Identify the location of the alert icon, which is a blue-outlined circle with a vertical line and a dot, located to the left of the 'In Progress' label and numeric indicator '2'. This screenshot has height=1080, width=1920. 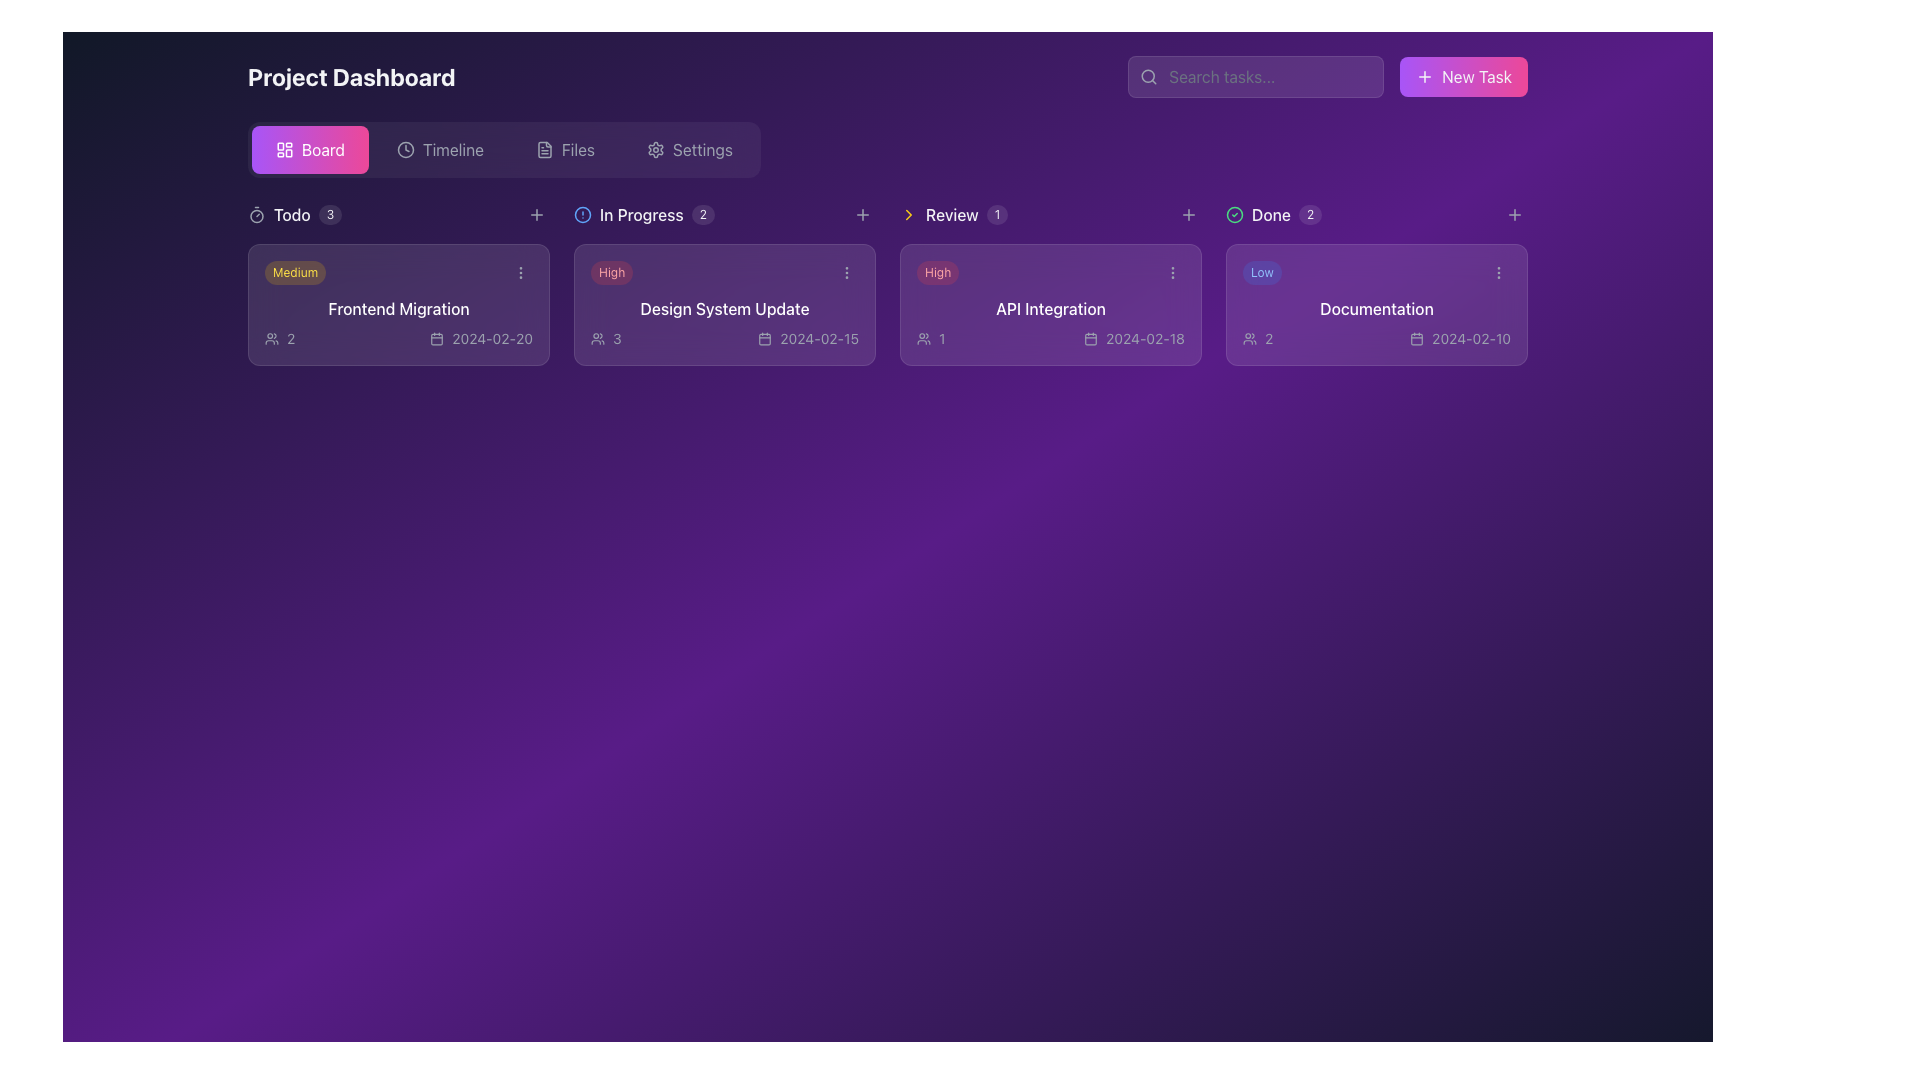
(581, 215).